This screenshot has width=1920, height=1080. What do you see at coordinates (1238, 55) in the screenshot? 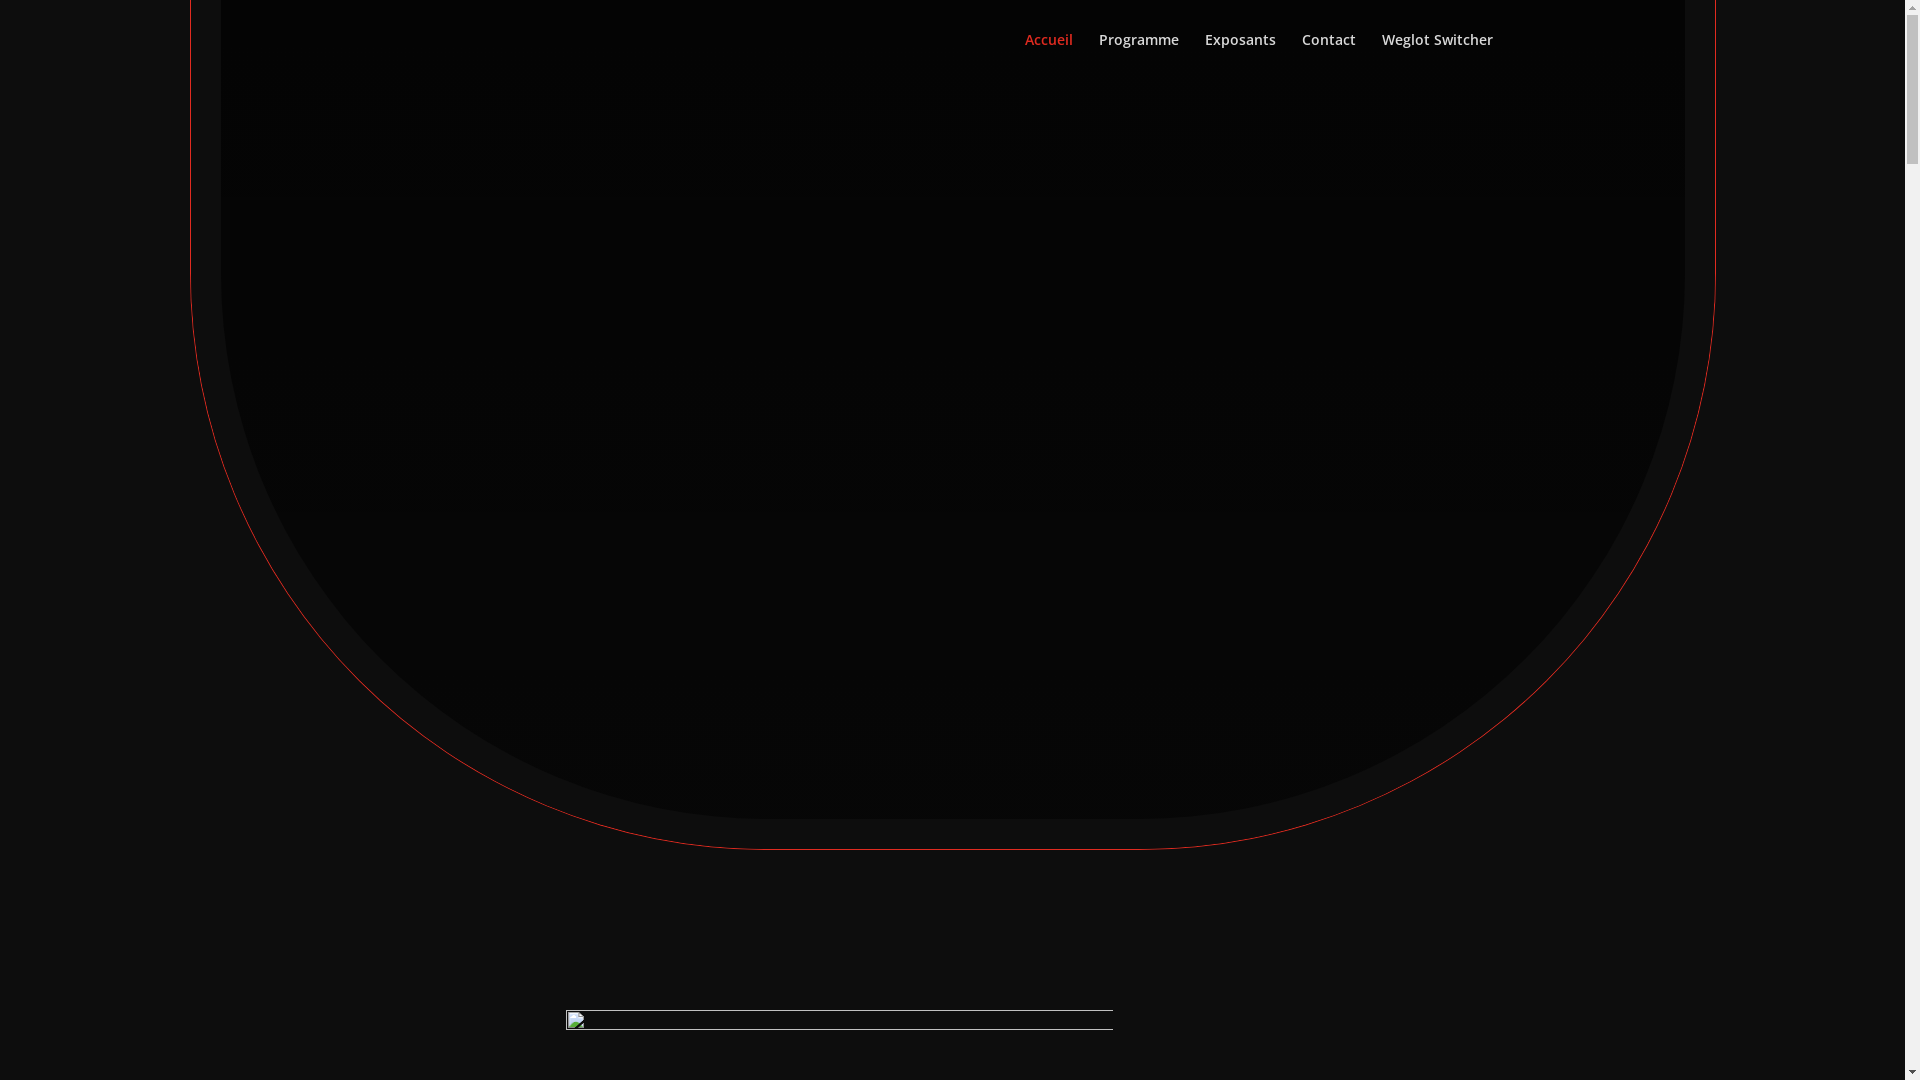
I see `'Exposants'` at bounding box center [1238, 55].